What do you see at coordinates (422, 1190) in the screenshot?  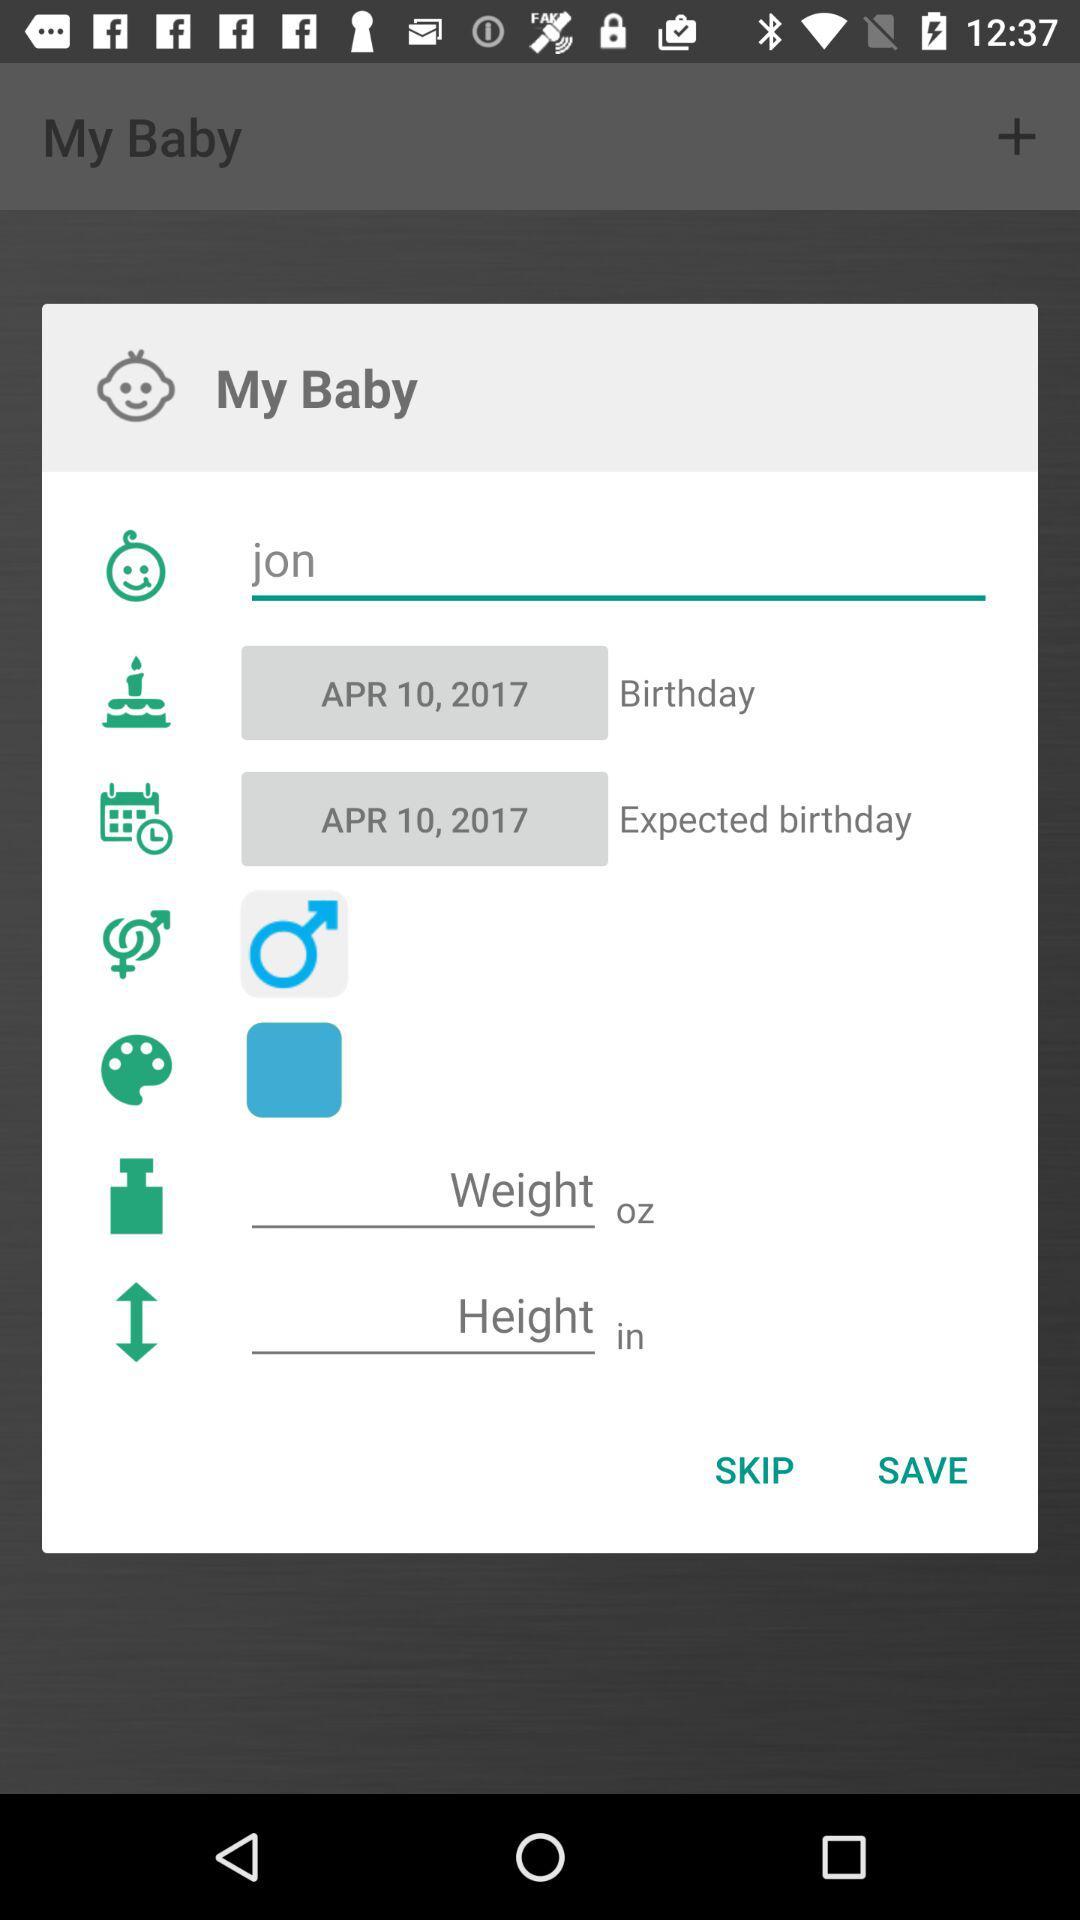 I see `baby 's weight` at bounding box center [422, 1190].